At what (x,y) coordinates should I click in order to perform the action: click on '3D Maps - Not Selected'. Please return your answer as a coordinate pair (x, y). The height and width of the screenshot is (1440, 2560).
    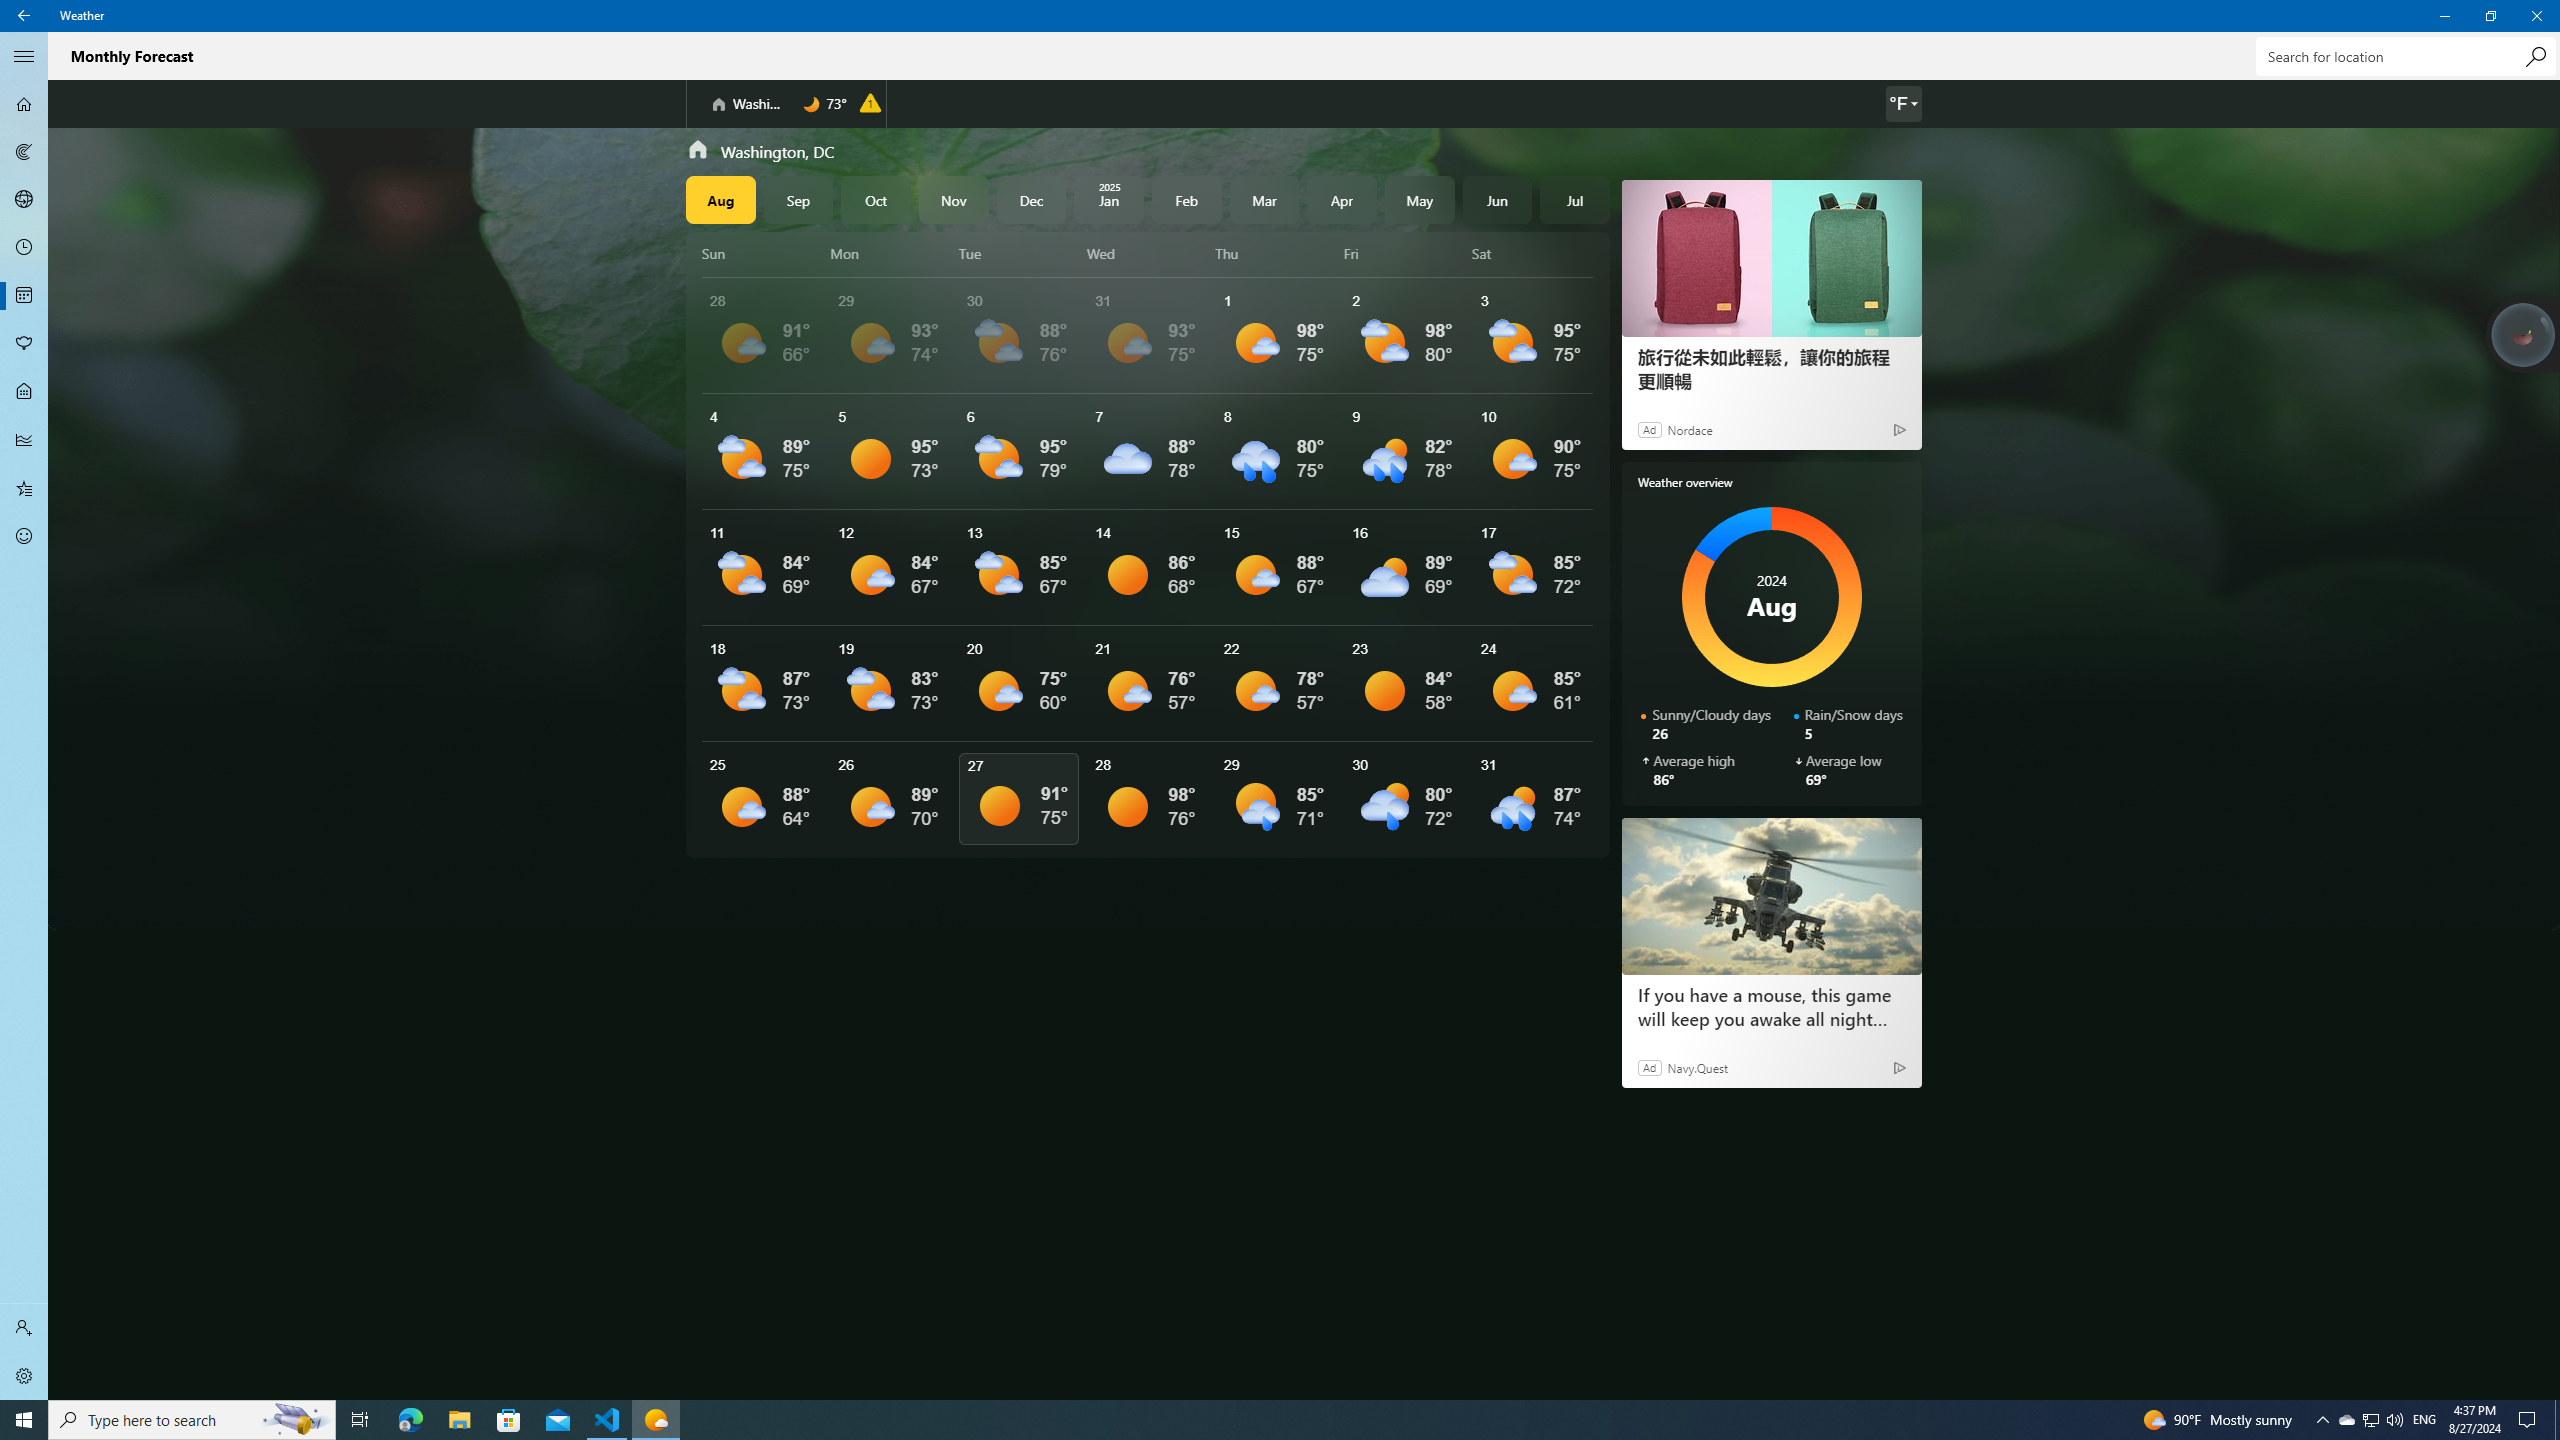
    Looking at the image, I should click on (24, 199).